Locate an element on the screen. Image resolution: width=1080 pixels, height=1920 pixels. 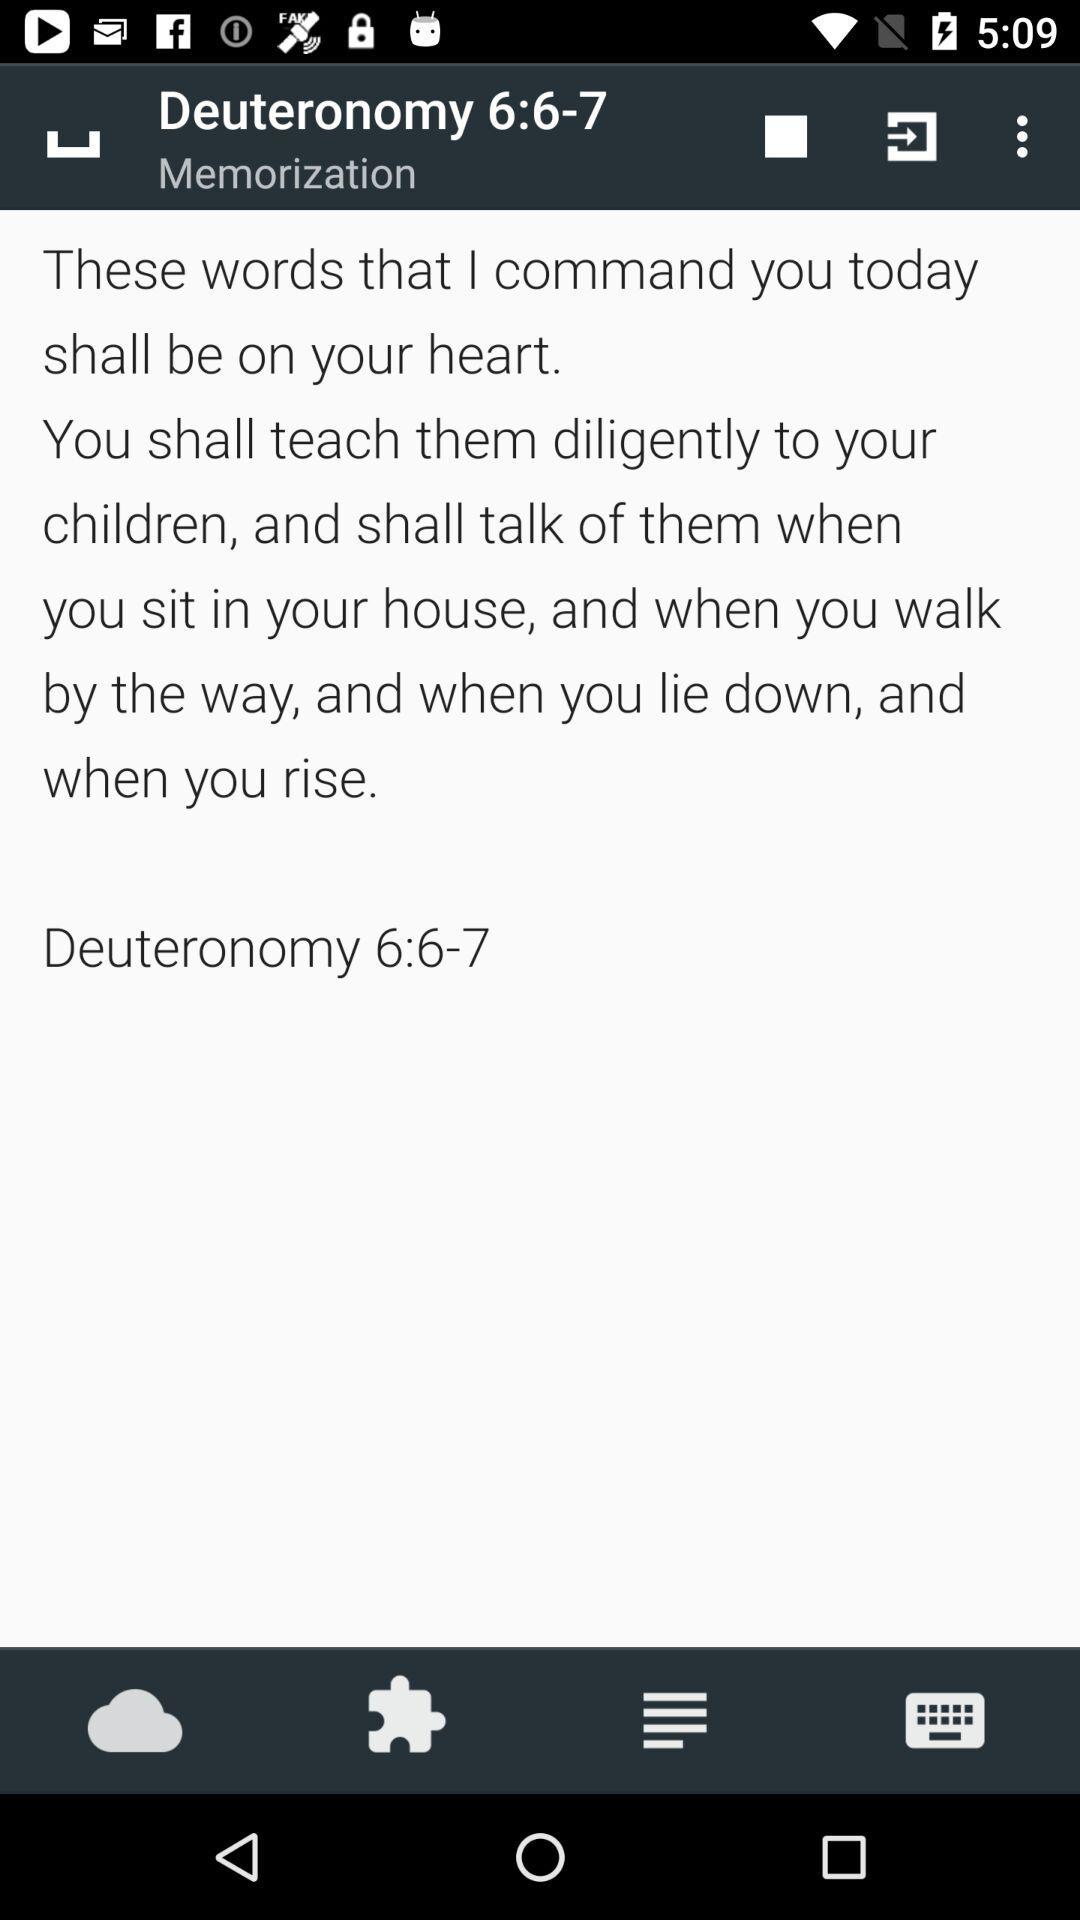
these words that is located at coordinates (540, 605).